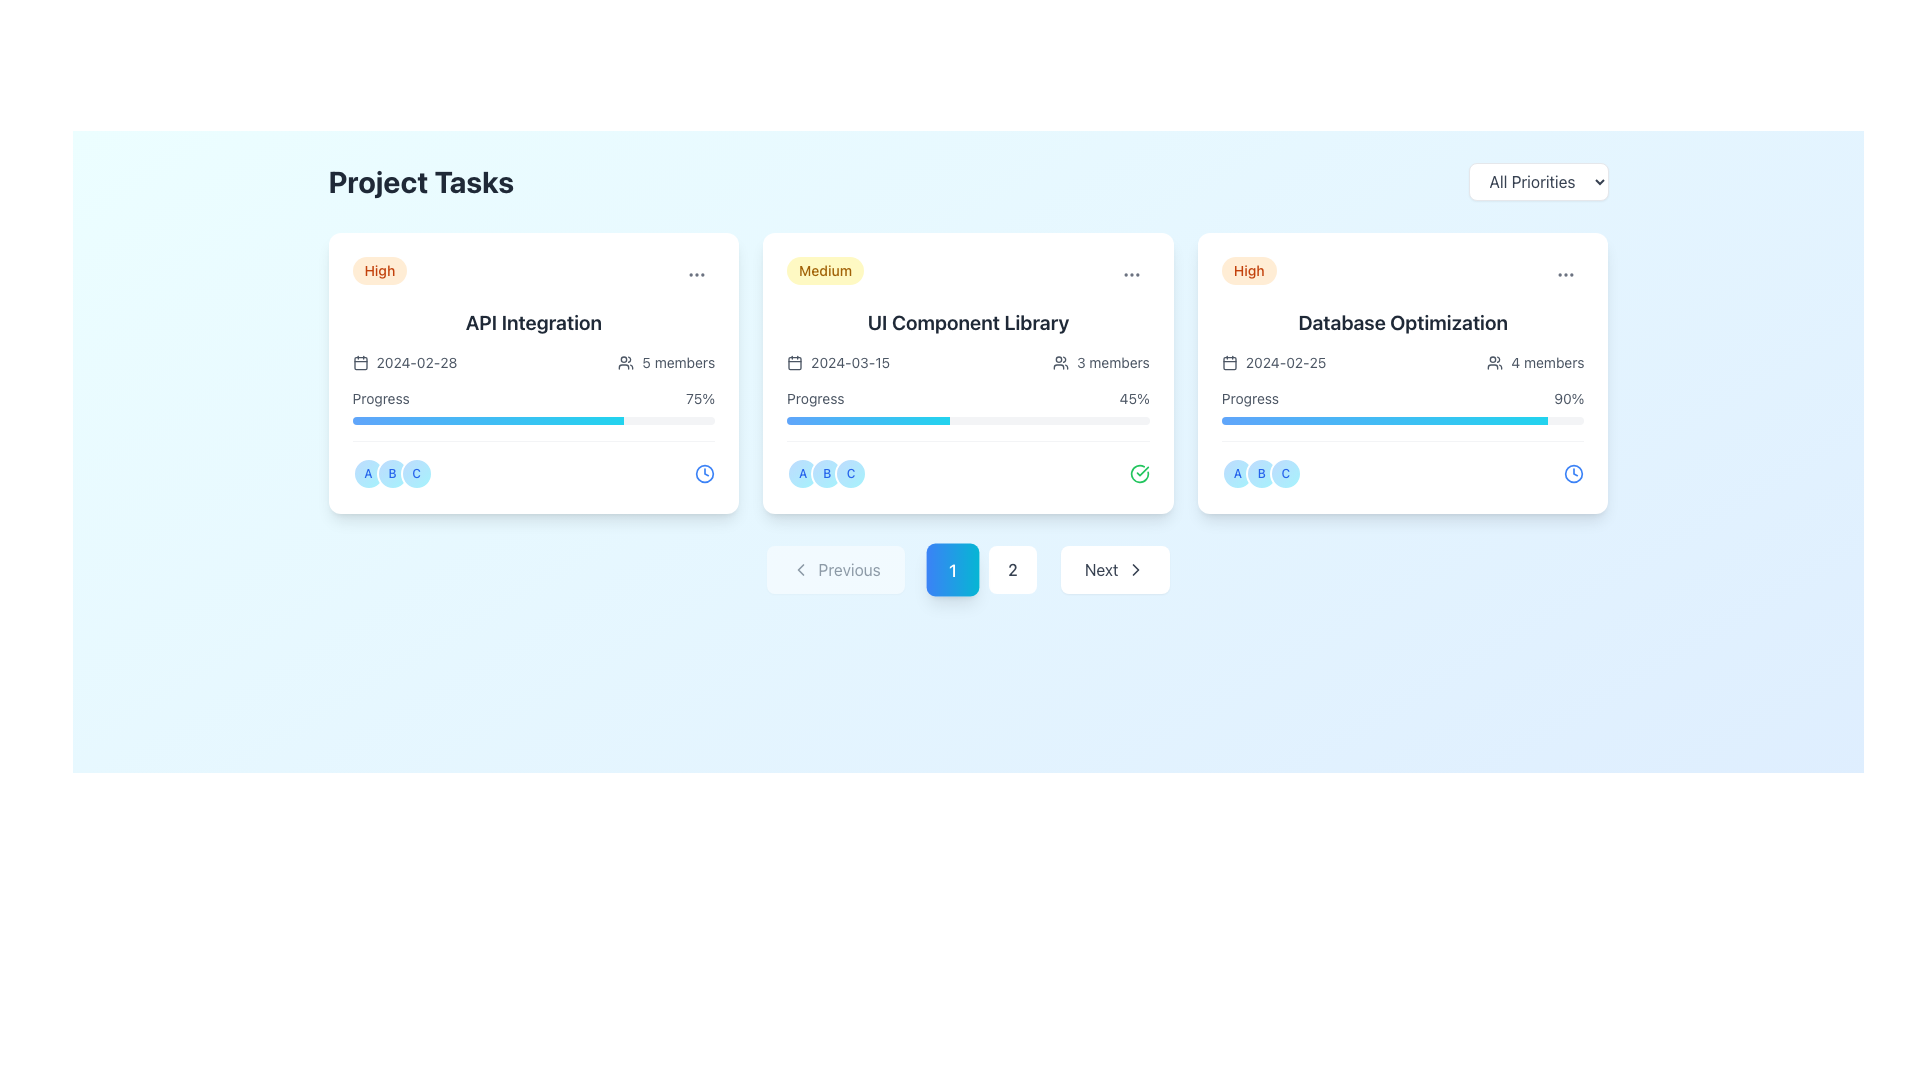 This screenshot has width=1920, height=1080. I want to click on the middle circular avatar with text that represents a user or entity in the UI Component Library, located below the progress bar, so click(827, 474).